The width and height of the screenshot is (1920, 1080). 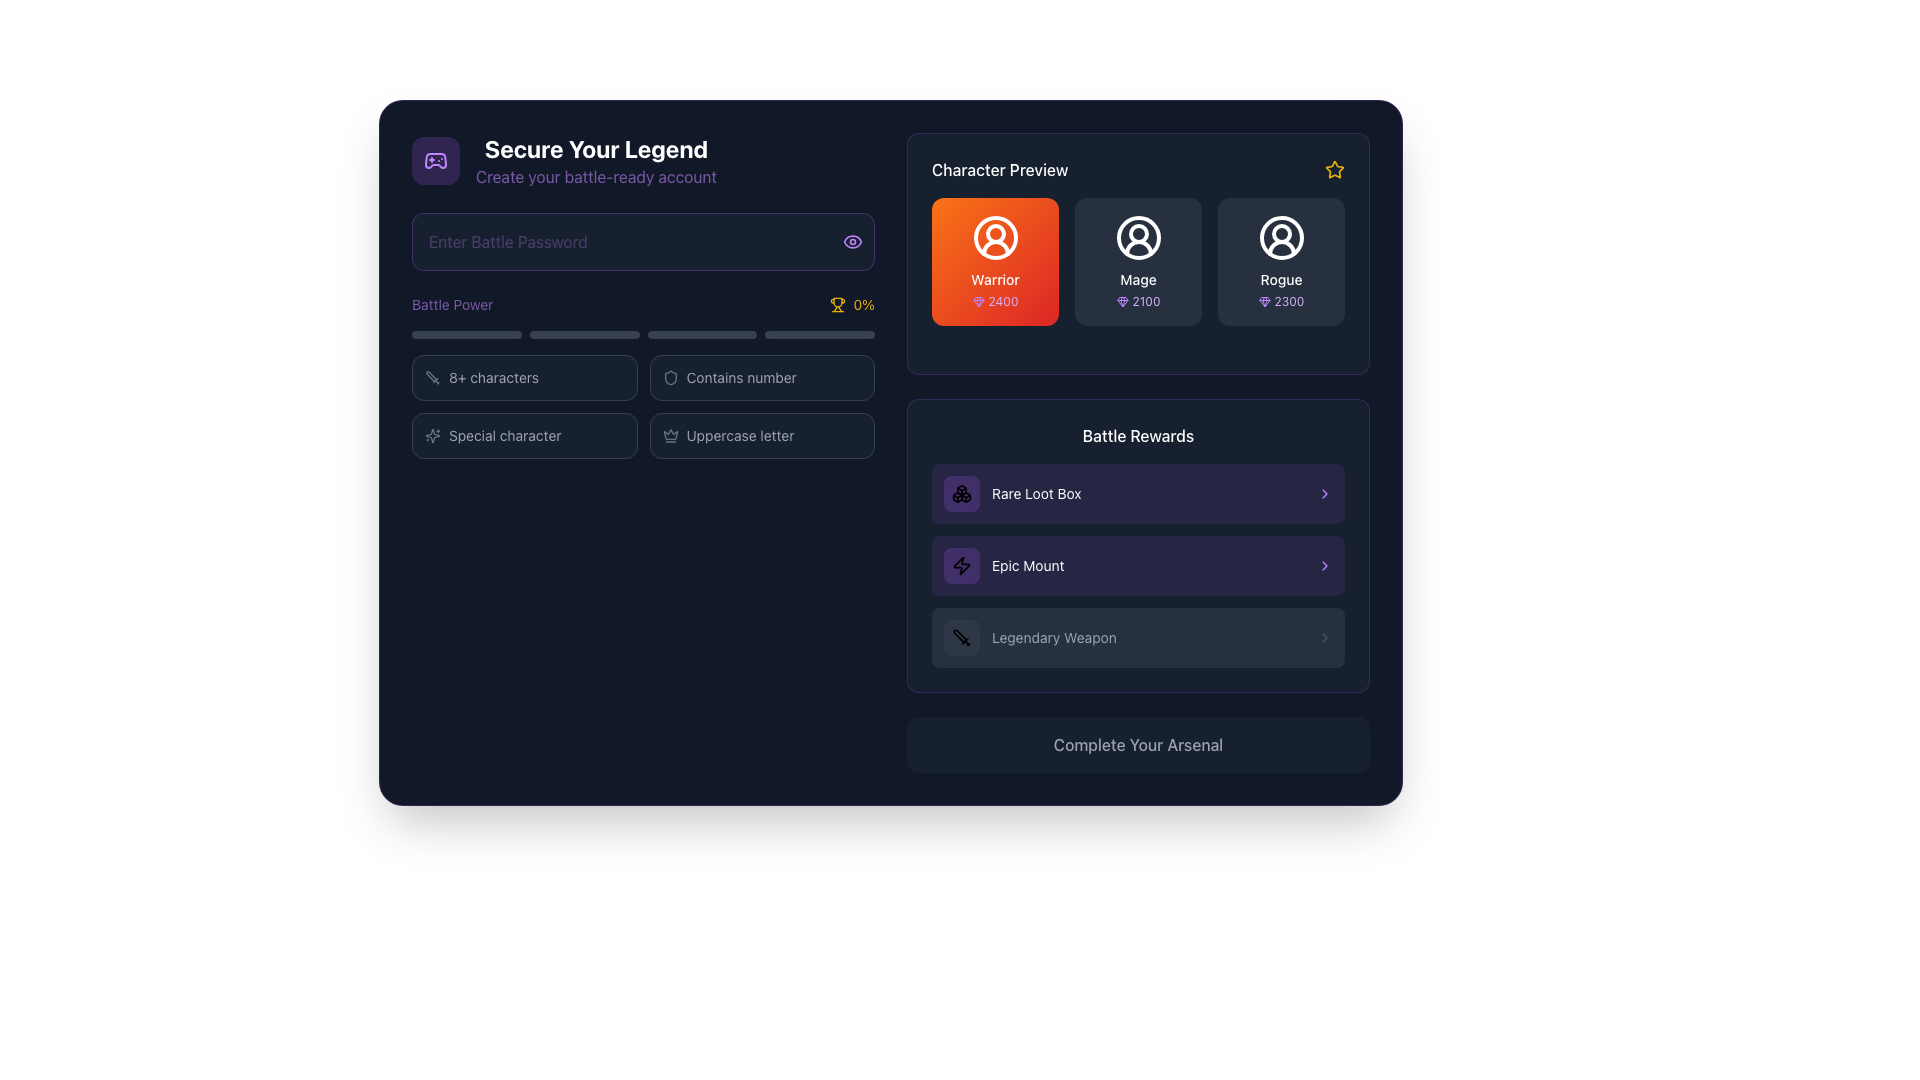 What do you see at coordinates (761, 378) in the screenshot?
I see `the password complexity indicator that specifies the requirement for at least one numeric character` at bounding box center [761, 378].